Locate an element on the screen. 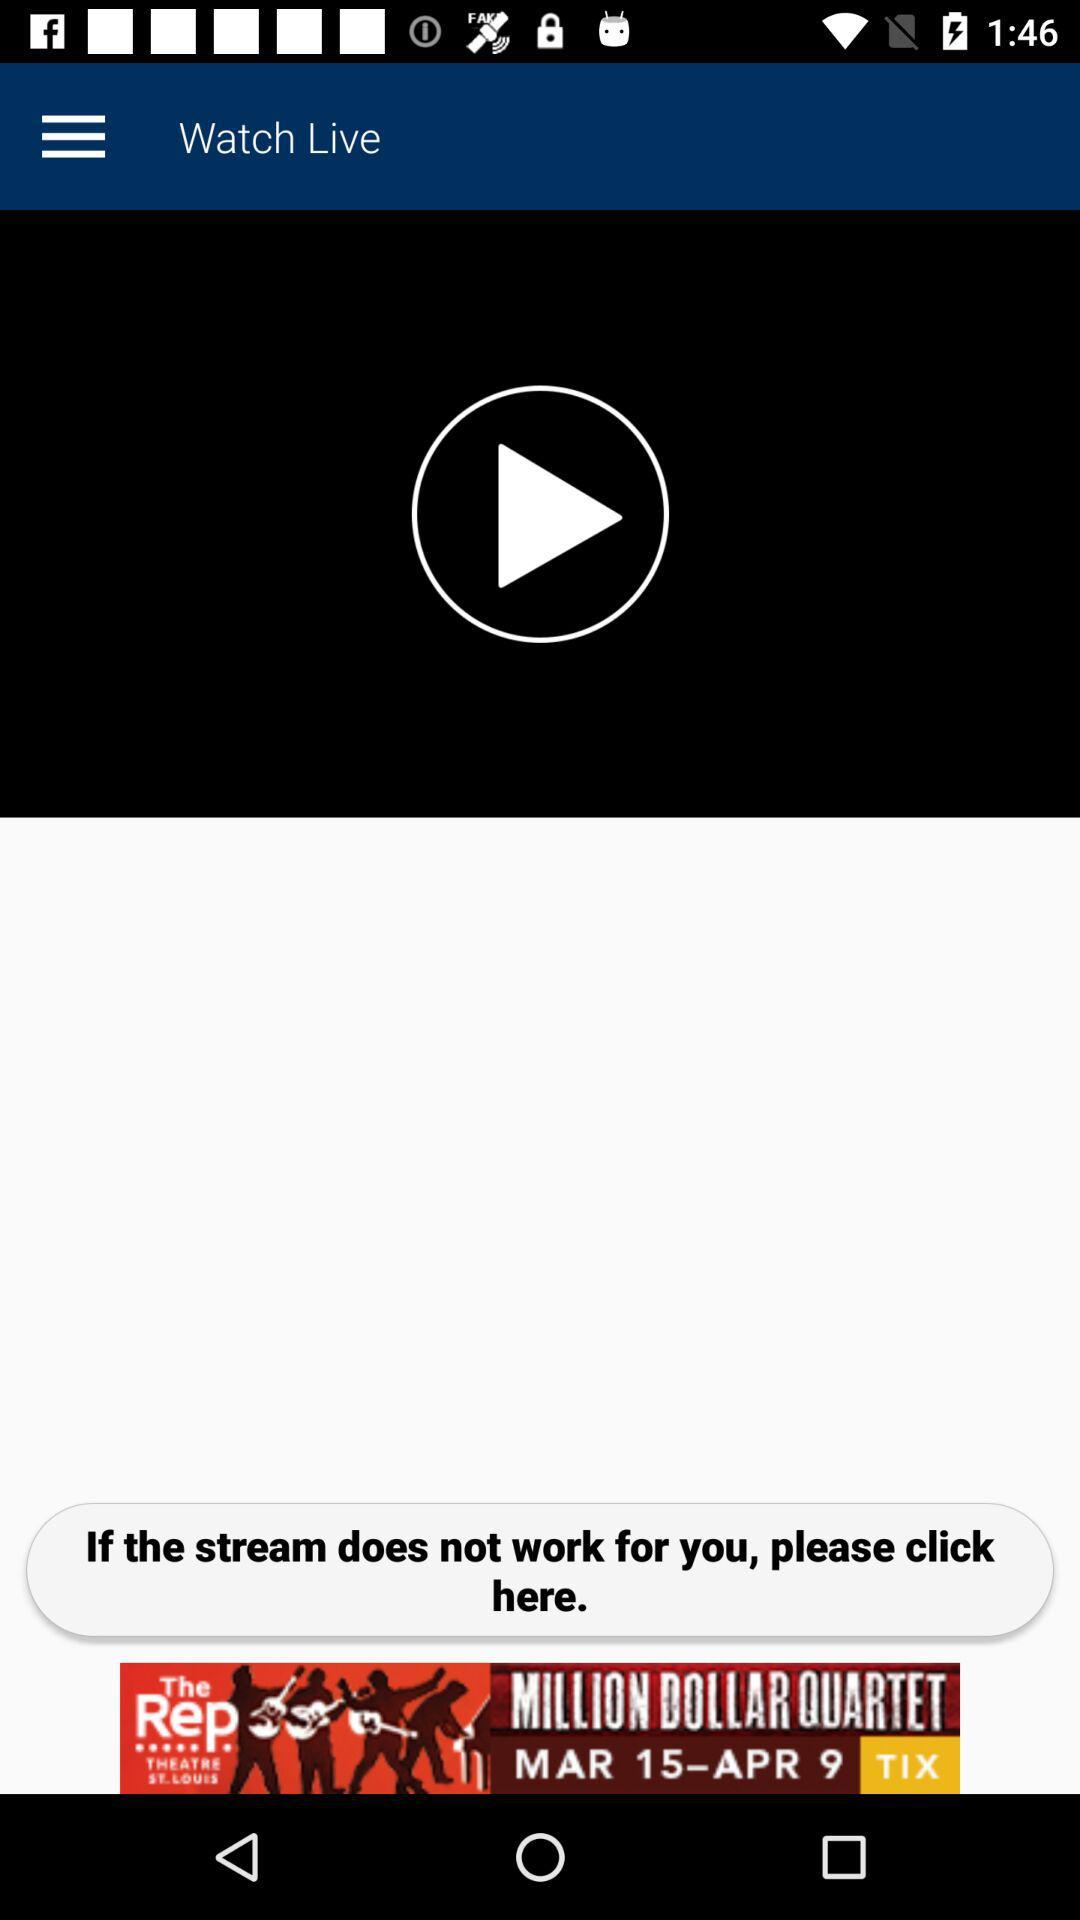 The height and width of the screenshot is (1920, 1080). video is located at coordinates (540, 513).